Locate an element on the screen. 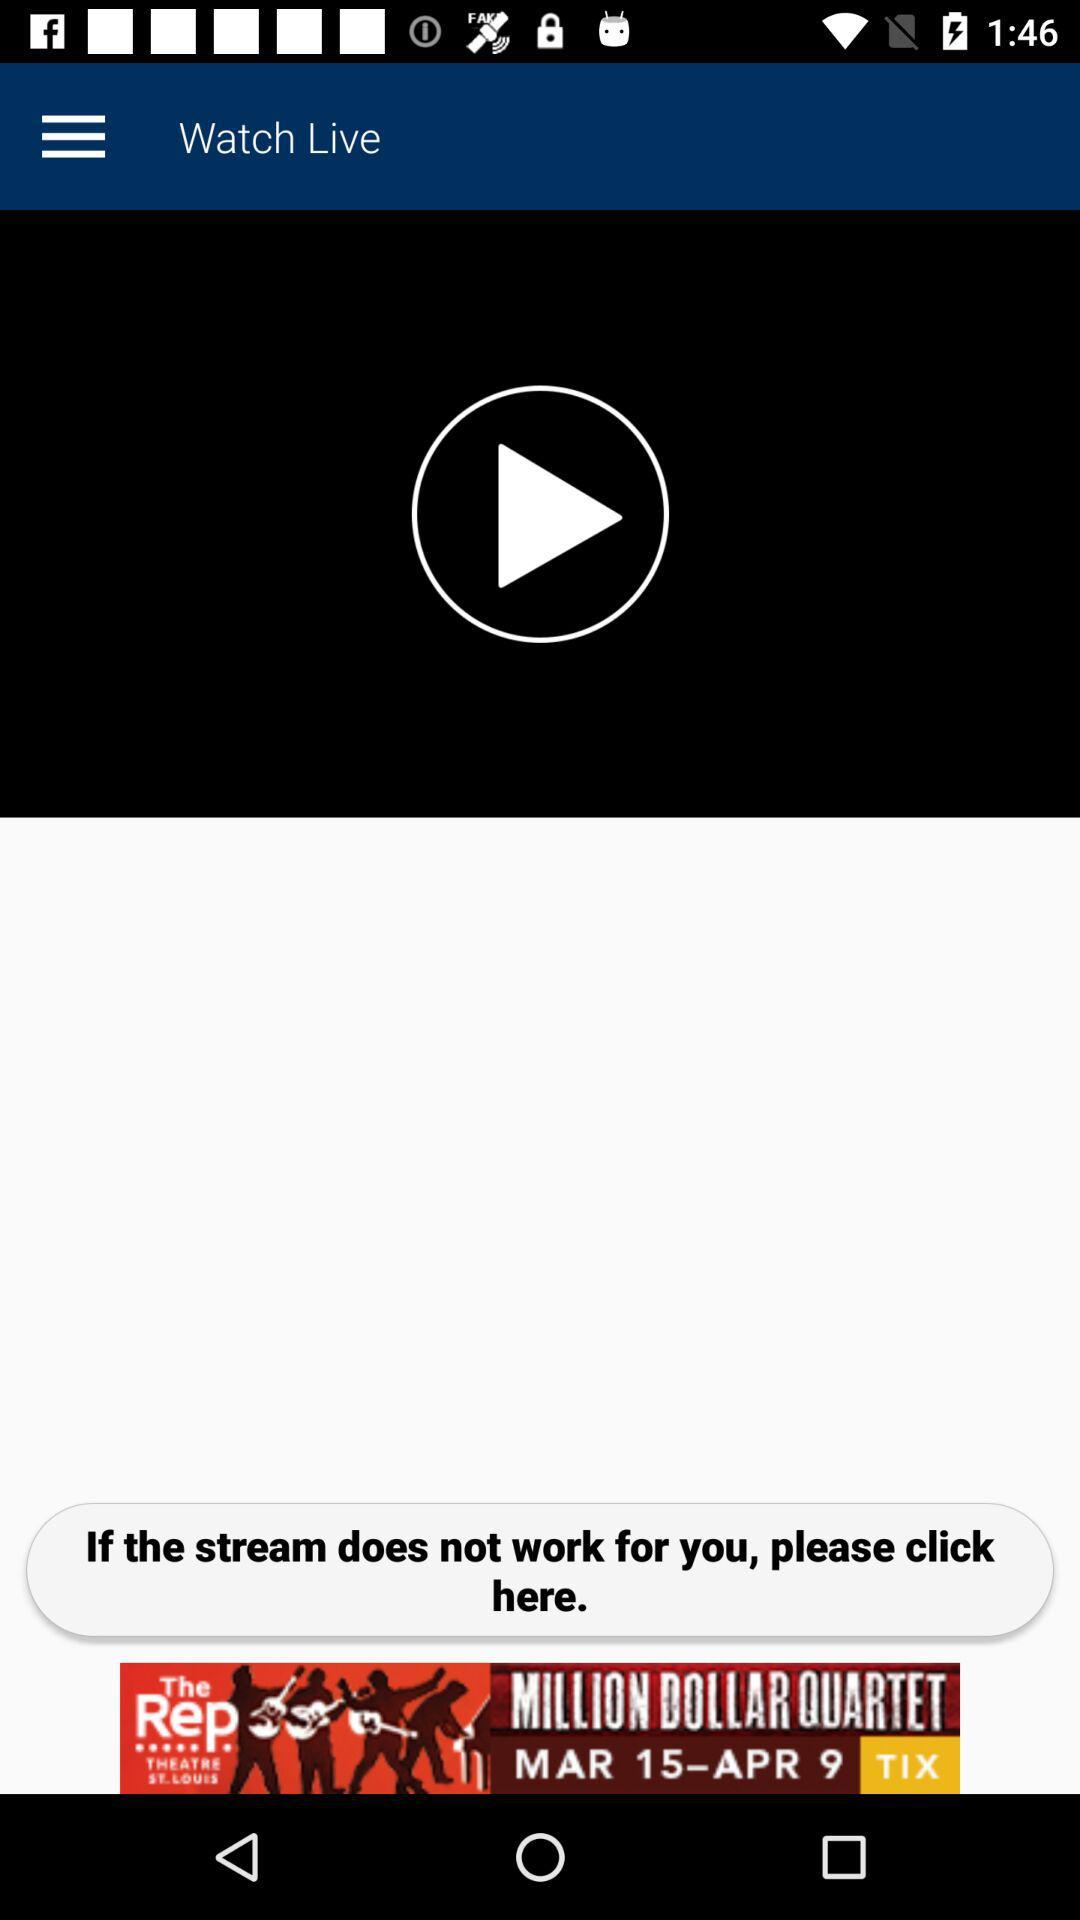 The height and width of the screenshot is (1920, 1080). video is located at coordinates (540, 513).